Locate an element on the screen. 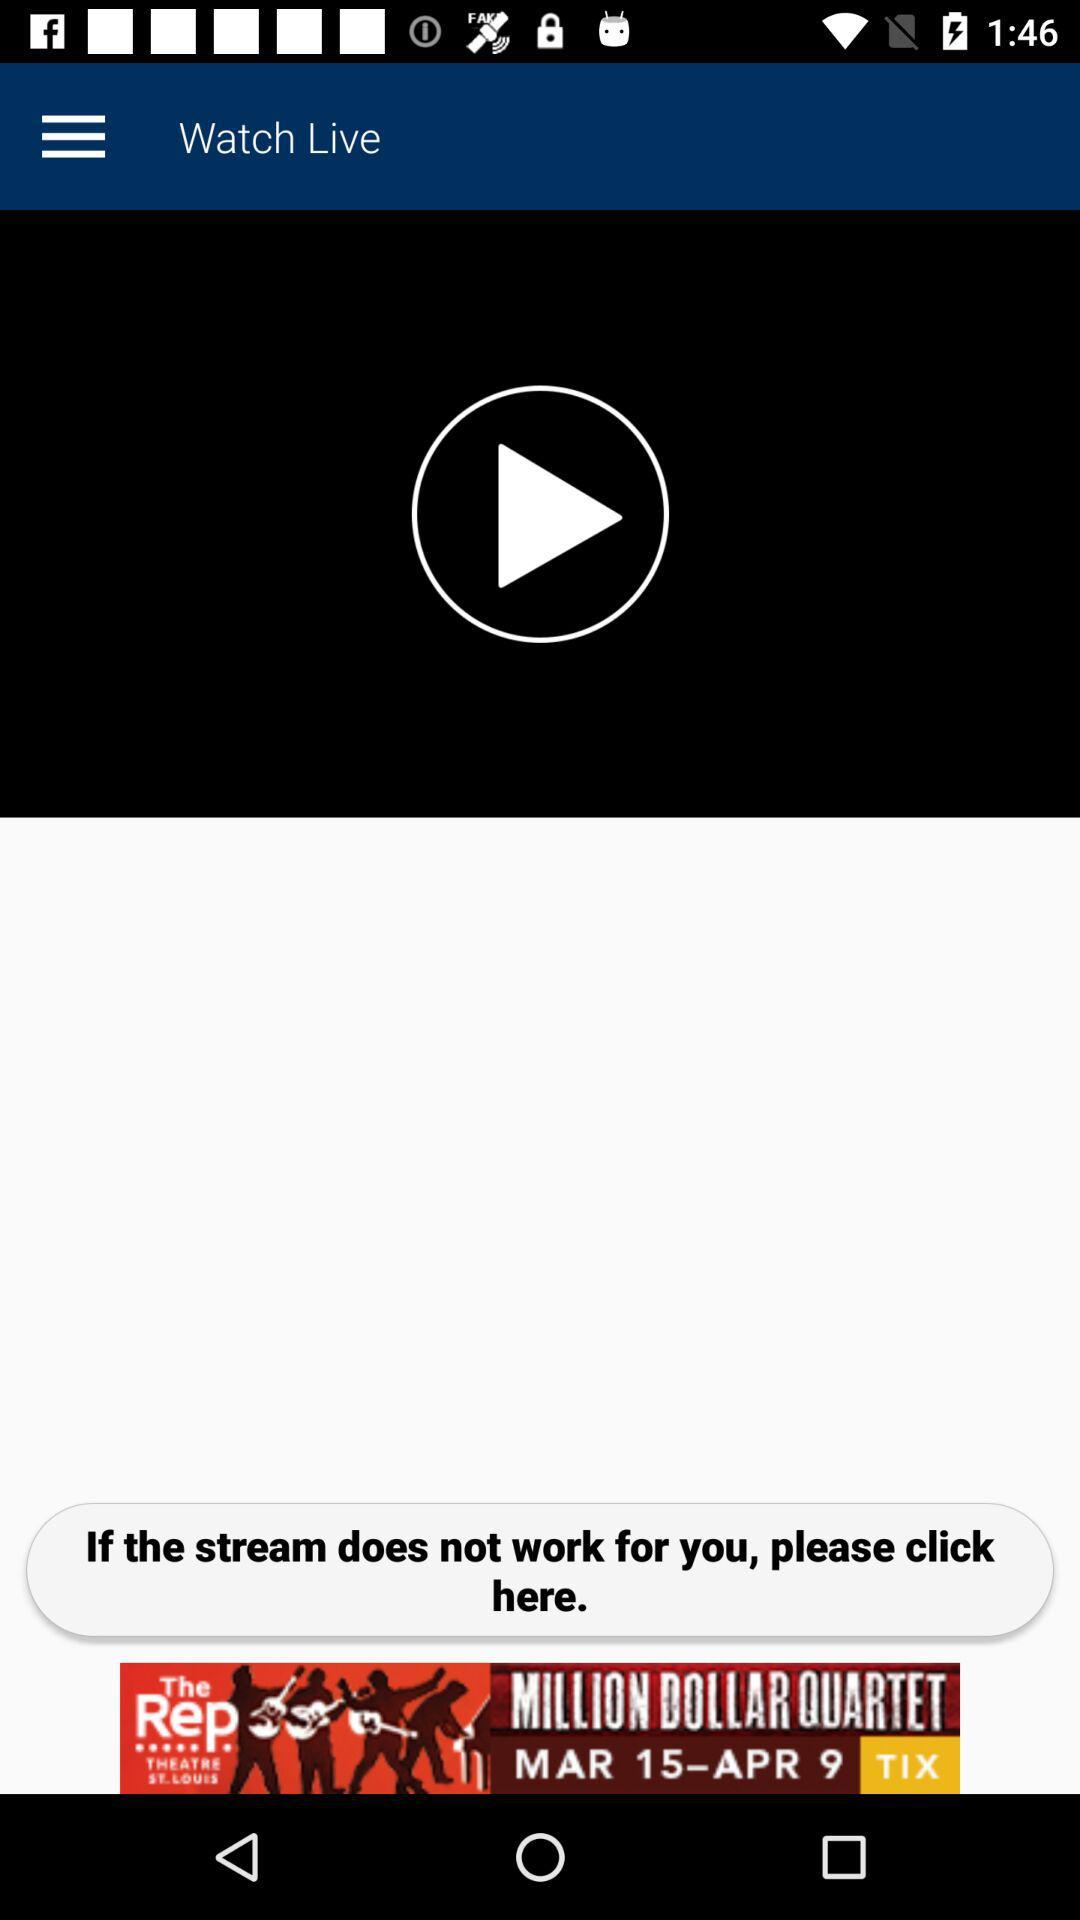 The height and width of the screenshot is (1920, 1080). video is located at coordinates (540, 513).